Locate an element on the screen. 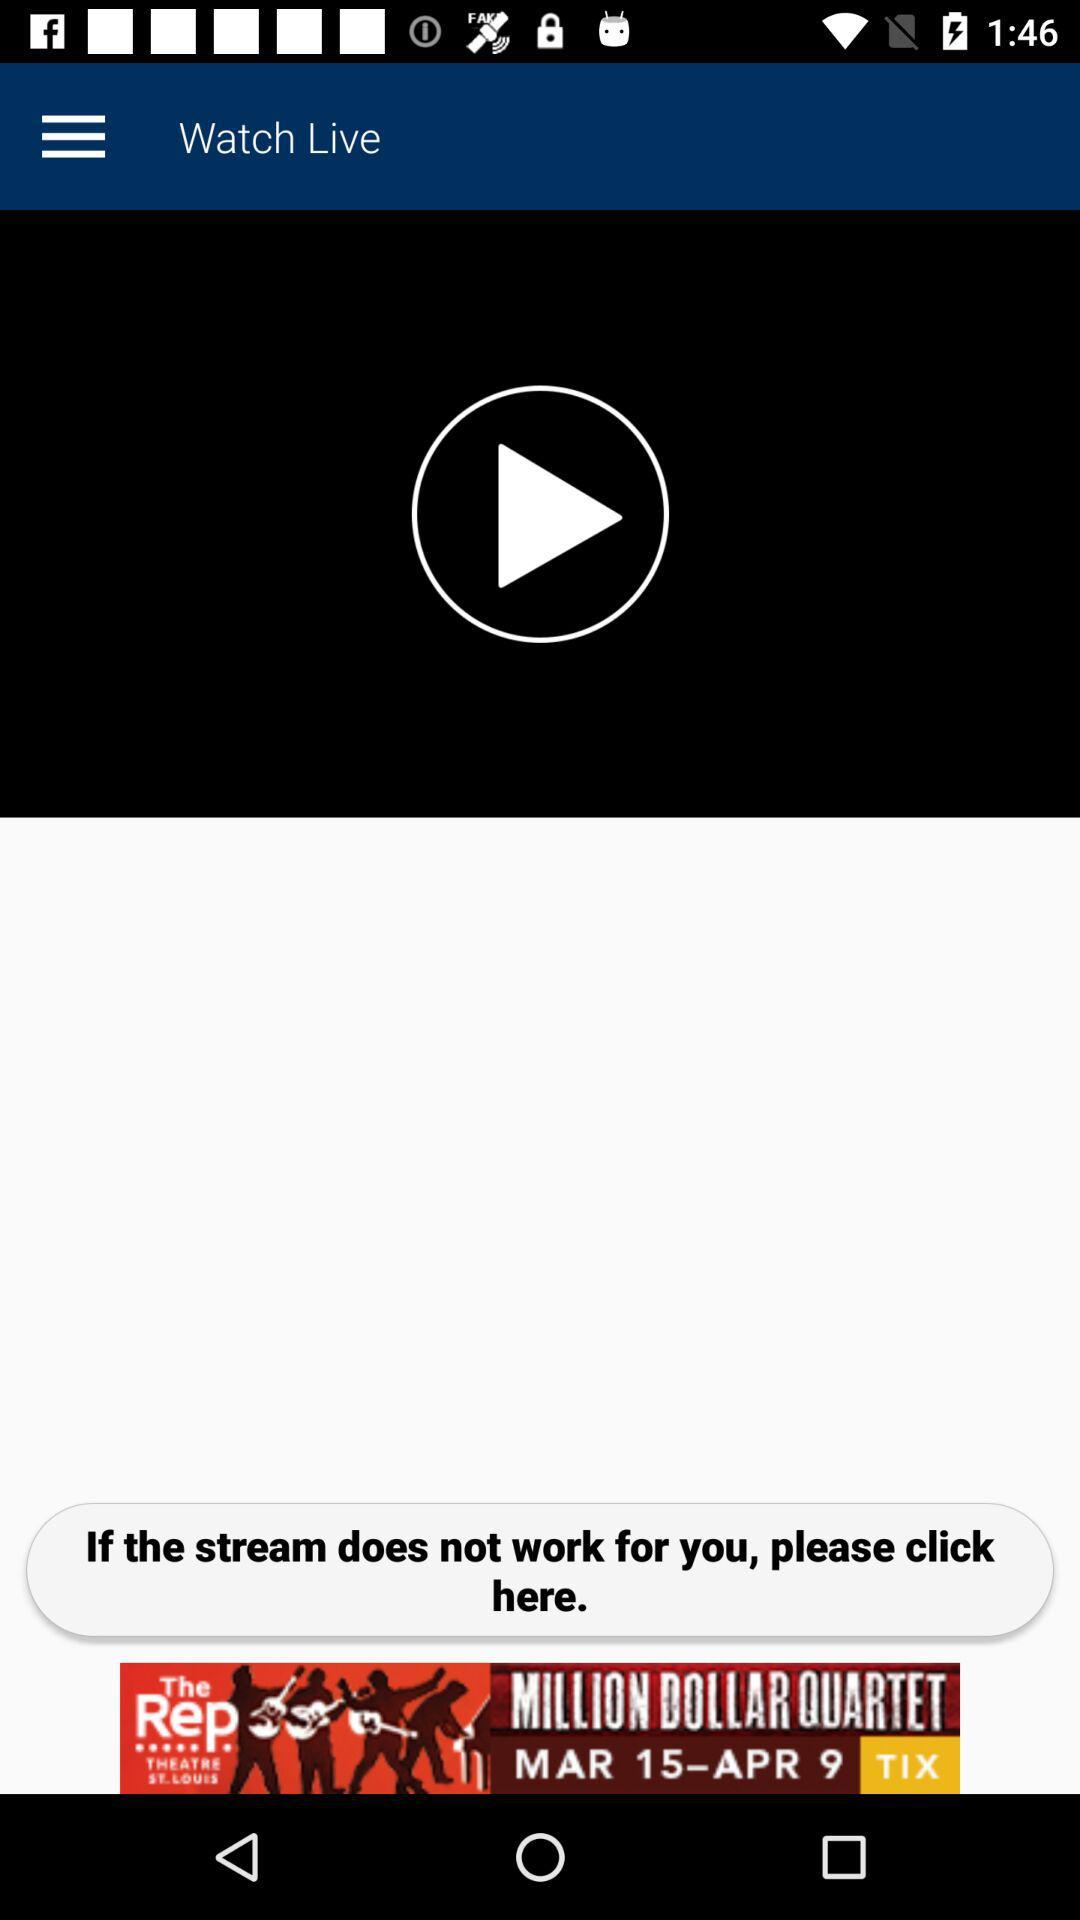 The height and width of the screenshot is (1920, 1080). video is located at coordinates (540, 513).